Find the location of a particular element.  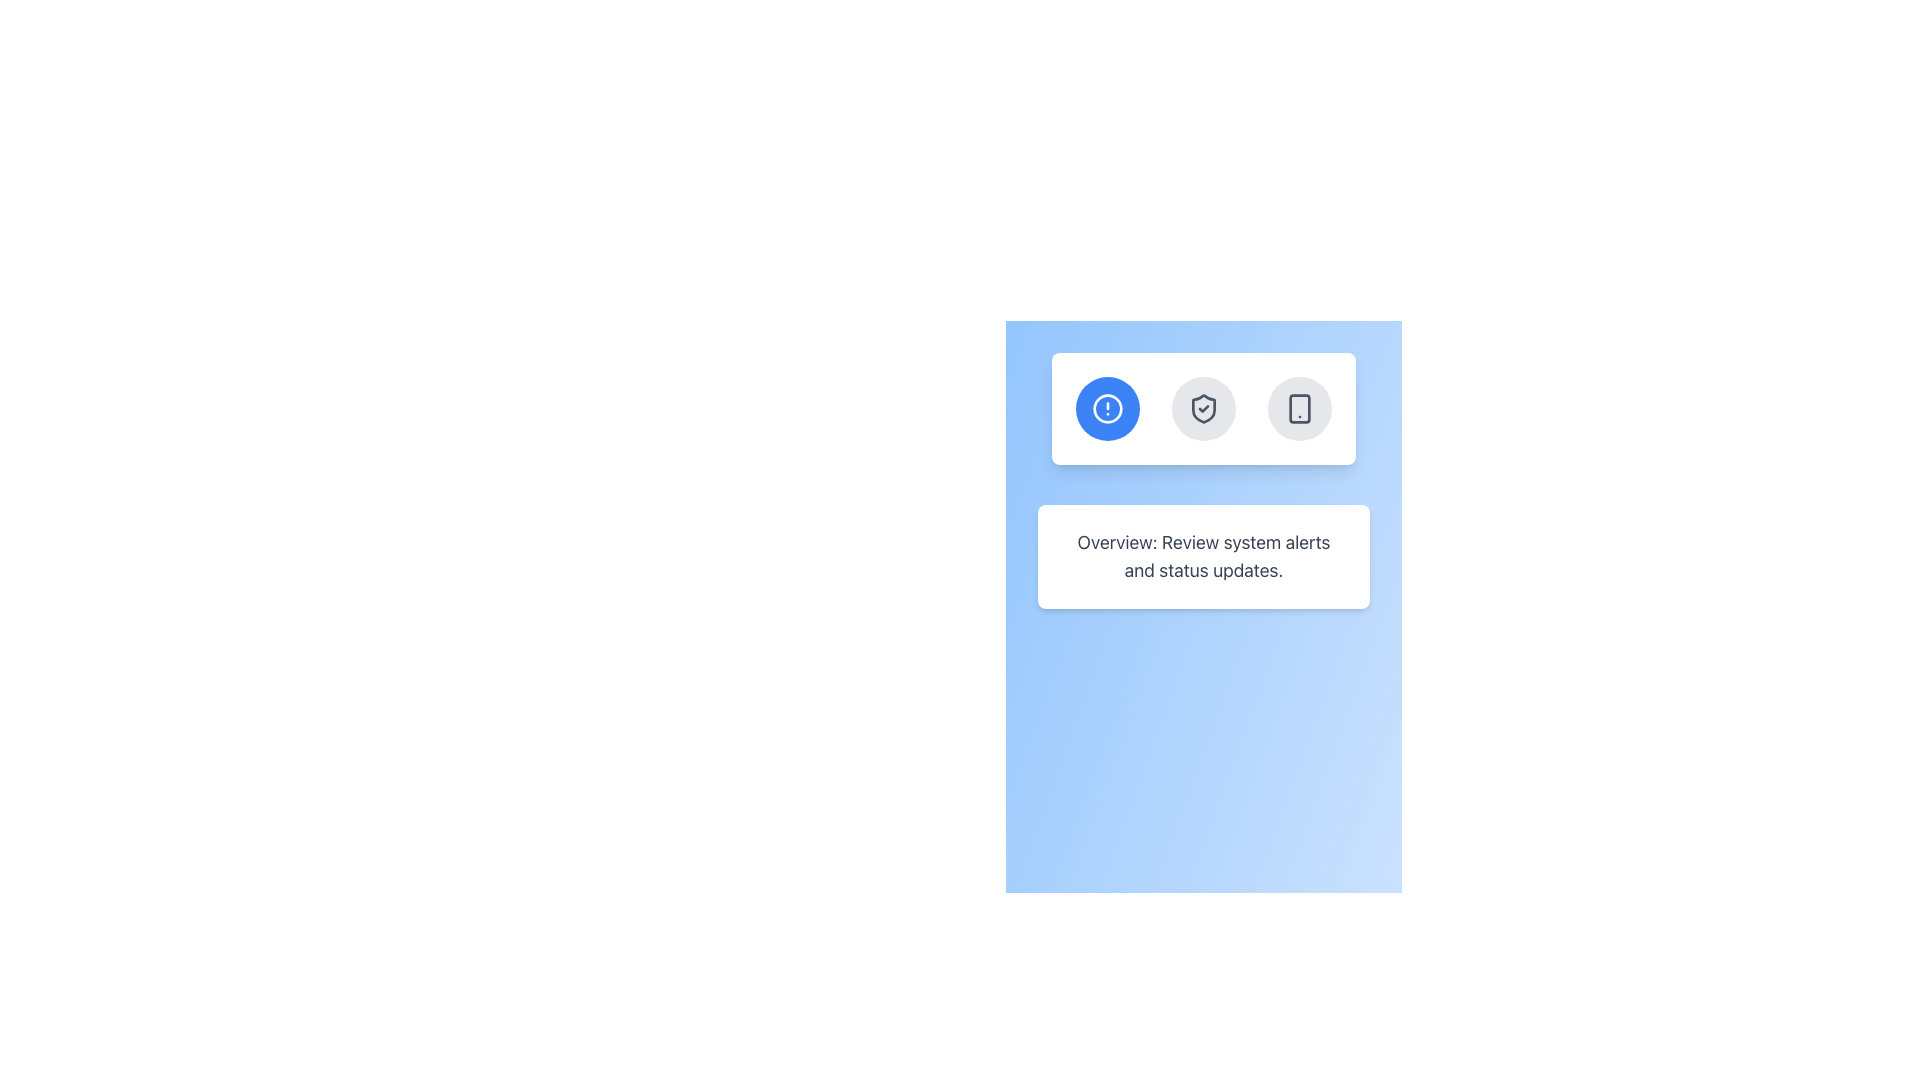

the smartphone icon located in the rightmost group of three circular icons at the top of the interface, which is the third icon to the right of the shield icon is located at coordinates (1300, 407).